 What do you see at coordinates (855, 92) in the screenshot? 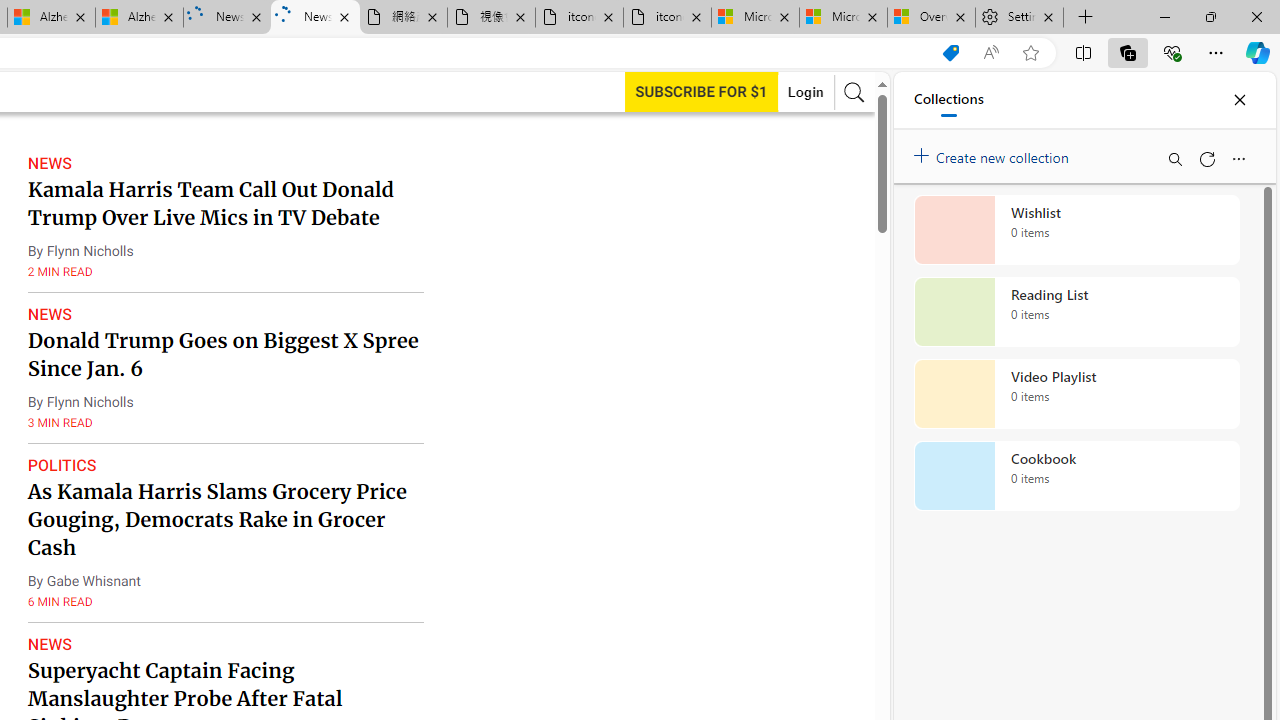
I see `'AutomationID: search-btn'` at bounding box center [855, 92].